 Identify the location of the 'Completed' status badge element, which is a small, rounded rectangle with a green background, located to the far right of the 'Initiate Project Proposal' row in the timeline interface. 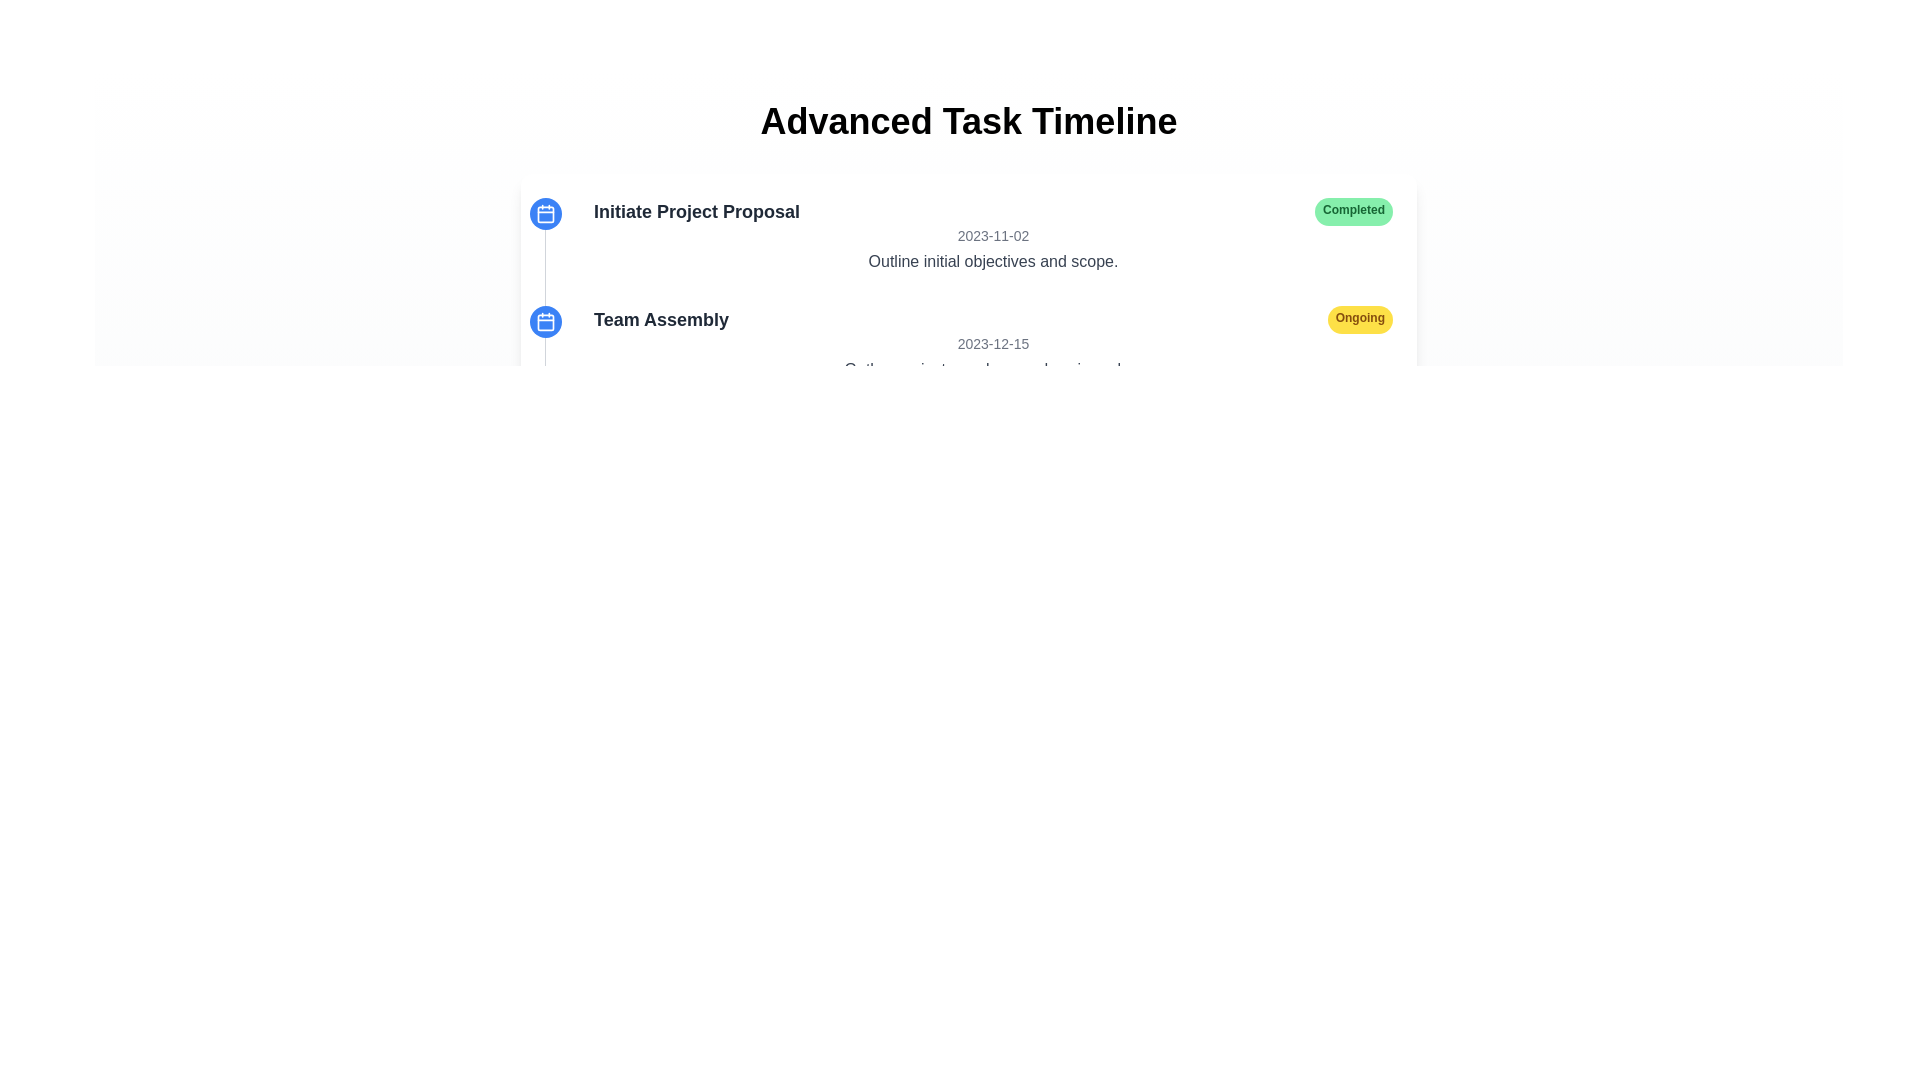
(1353, 212).